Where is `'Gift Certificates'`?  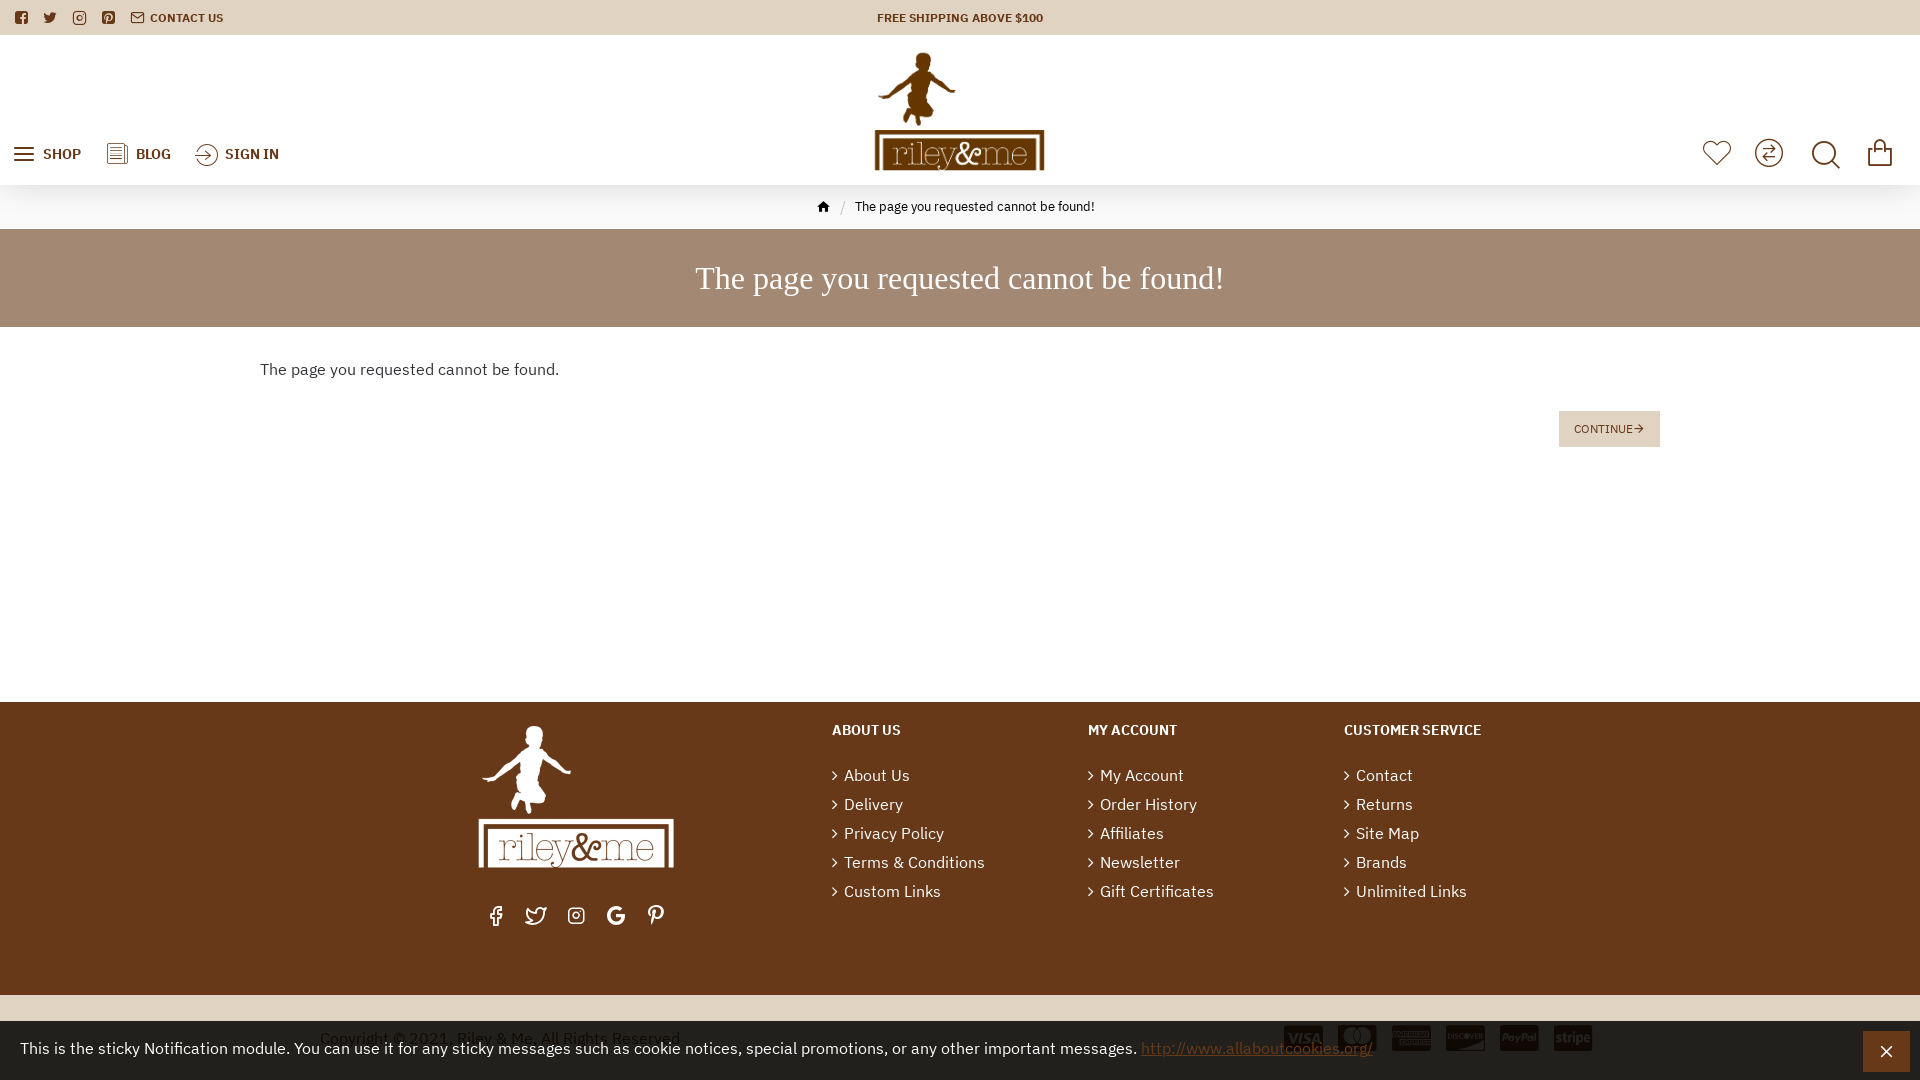 'Gift Certificates' is located at coordinates (1151, 892).